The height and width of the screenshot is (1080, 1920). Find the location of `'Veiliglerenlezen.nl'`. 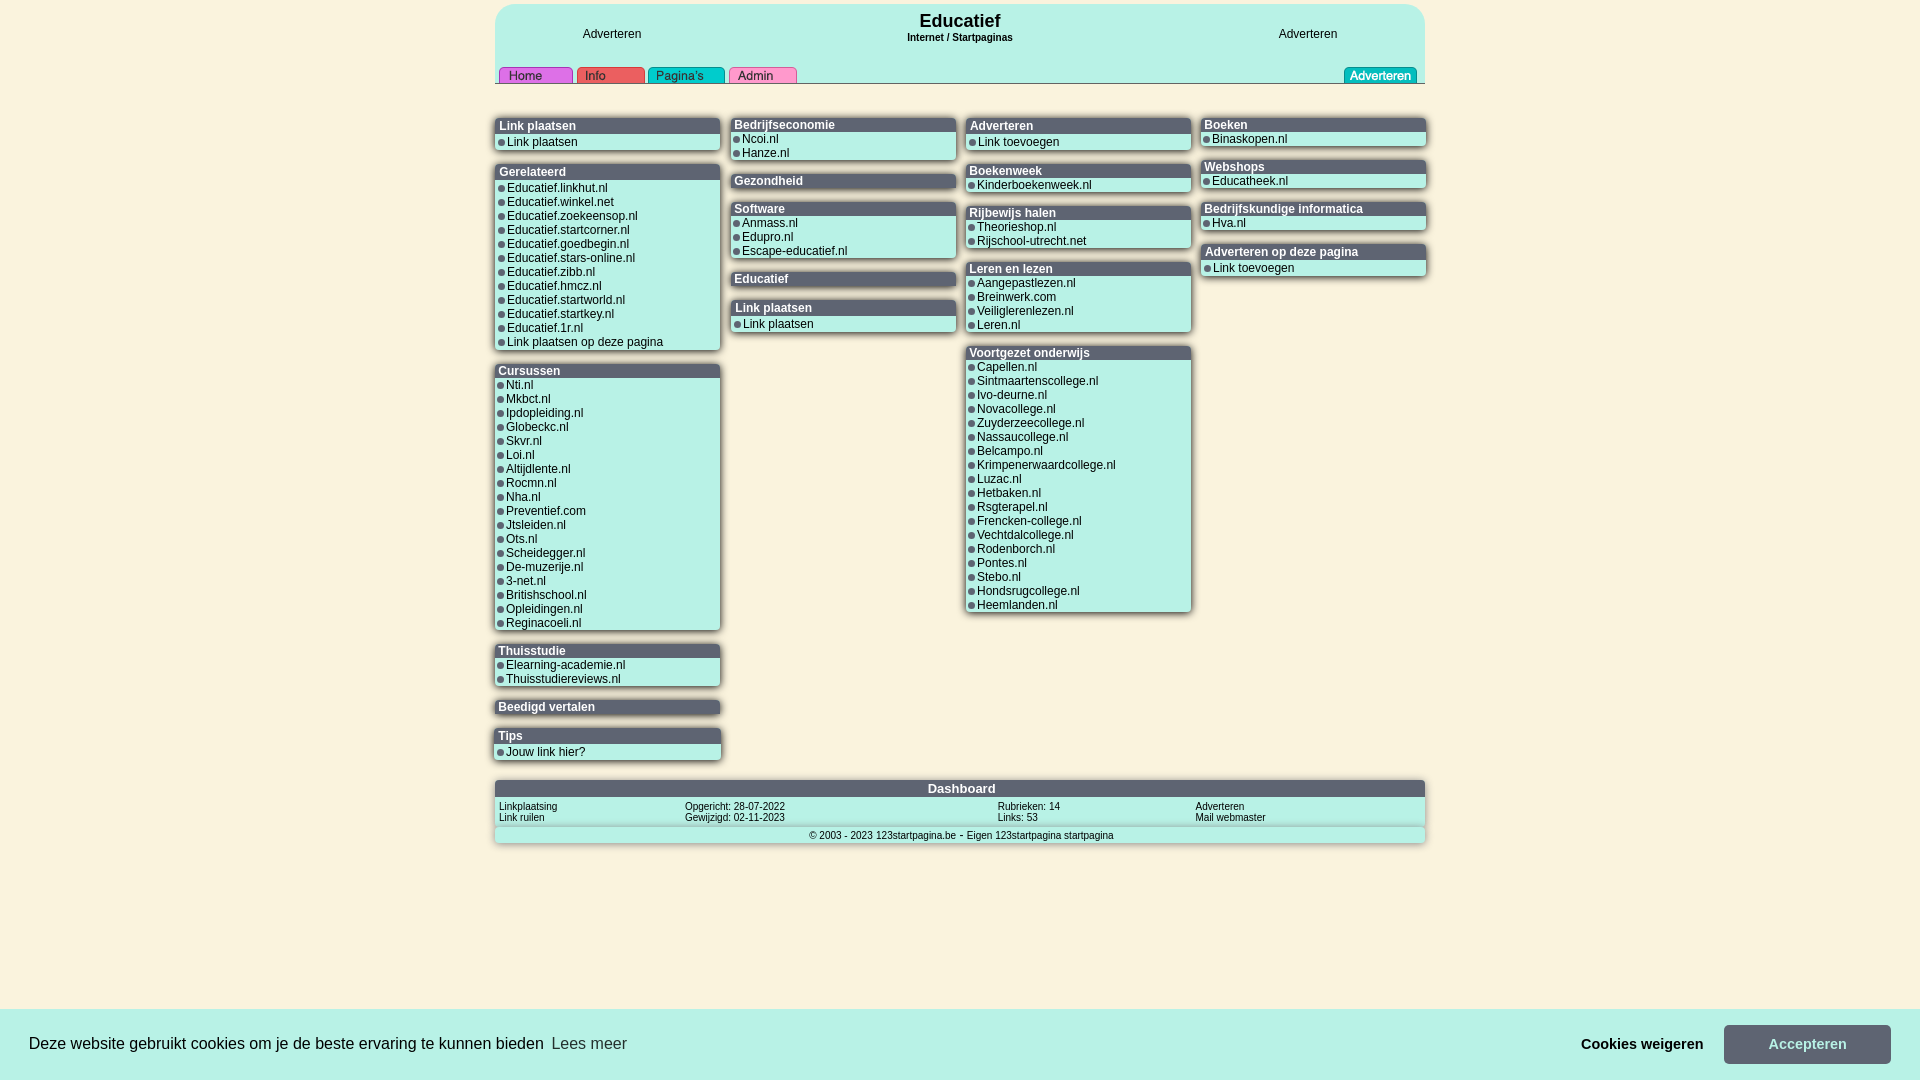

'Veiliglerenlezen.nl' is located at coordinates (1025, 311).